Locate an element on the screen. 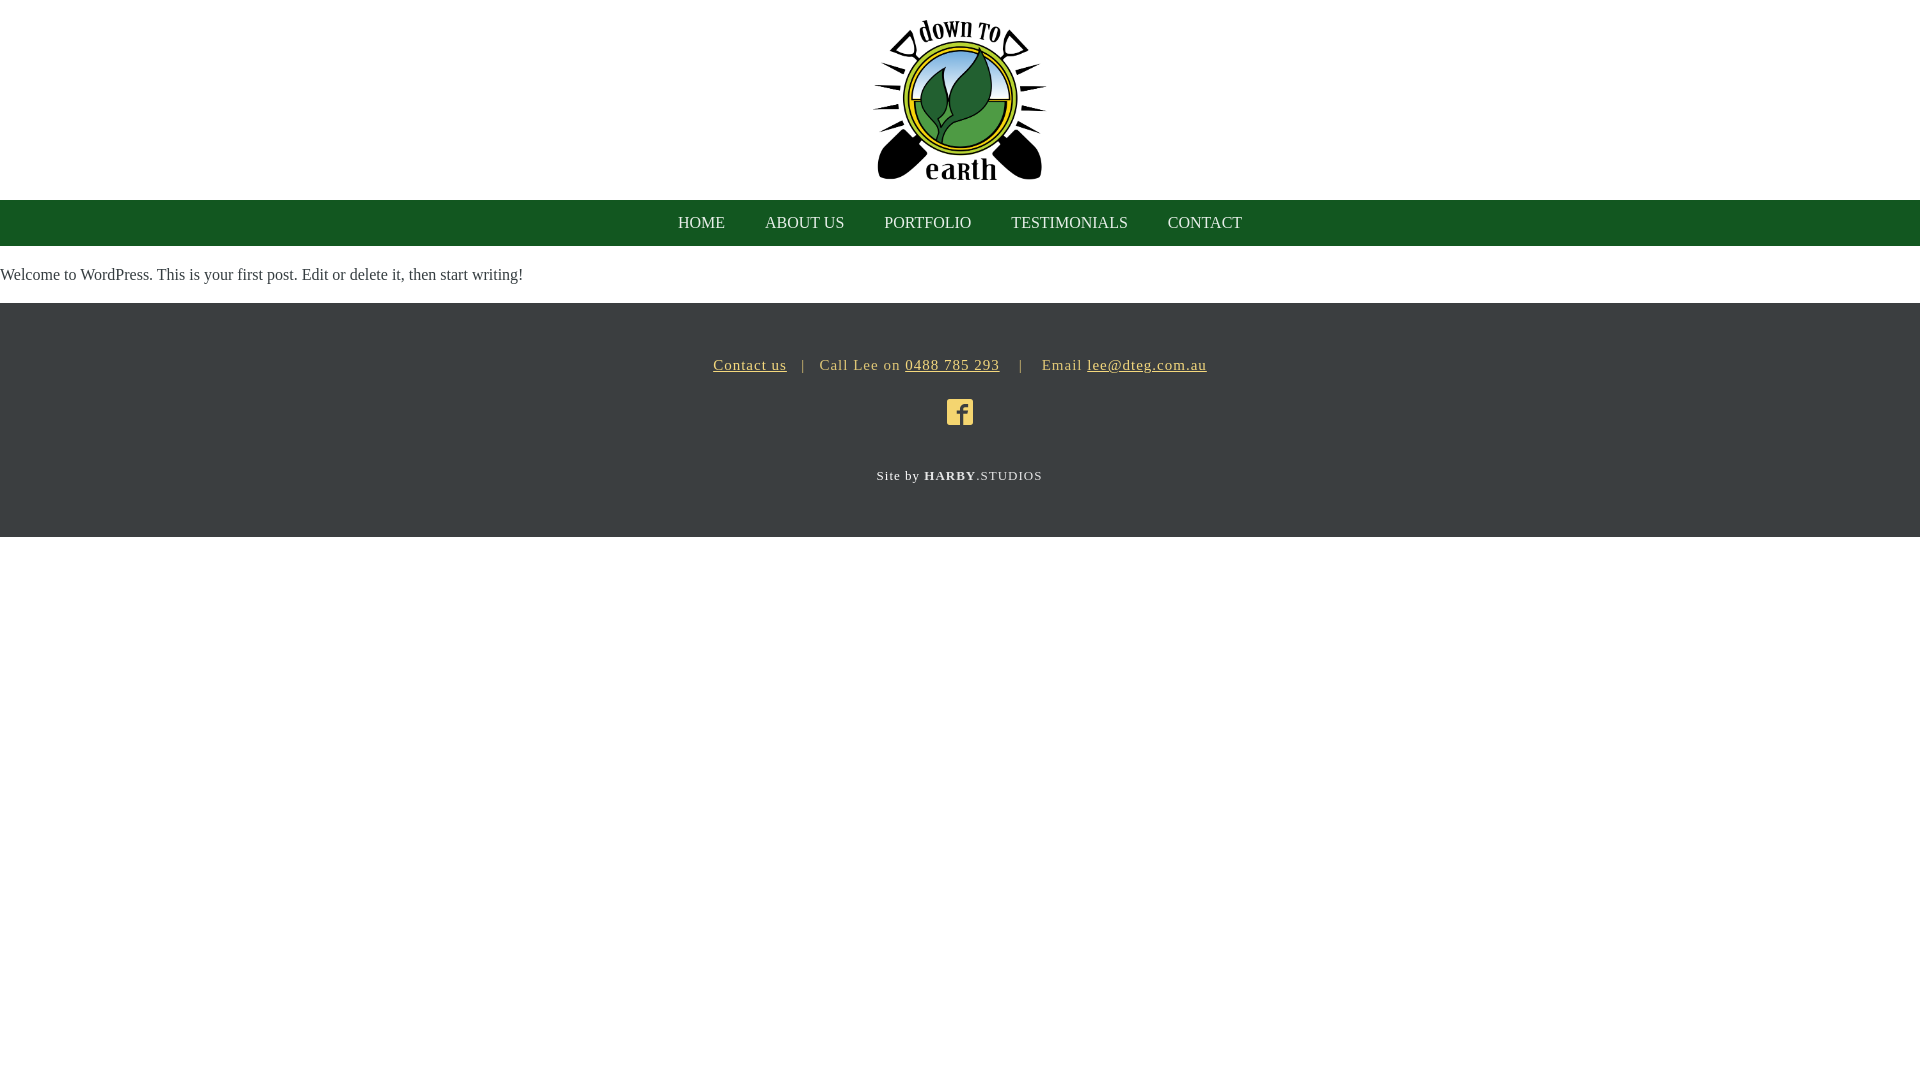 The width and height of the screenshot is (1920, 1080). 'lee@dteg.com.au' is located at coordinates (1085, 365).